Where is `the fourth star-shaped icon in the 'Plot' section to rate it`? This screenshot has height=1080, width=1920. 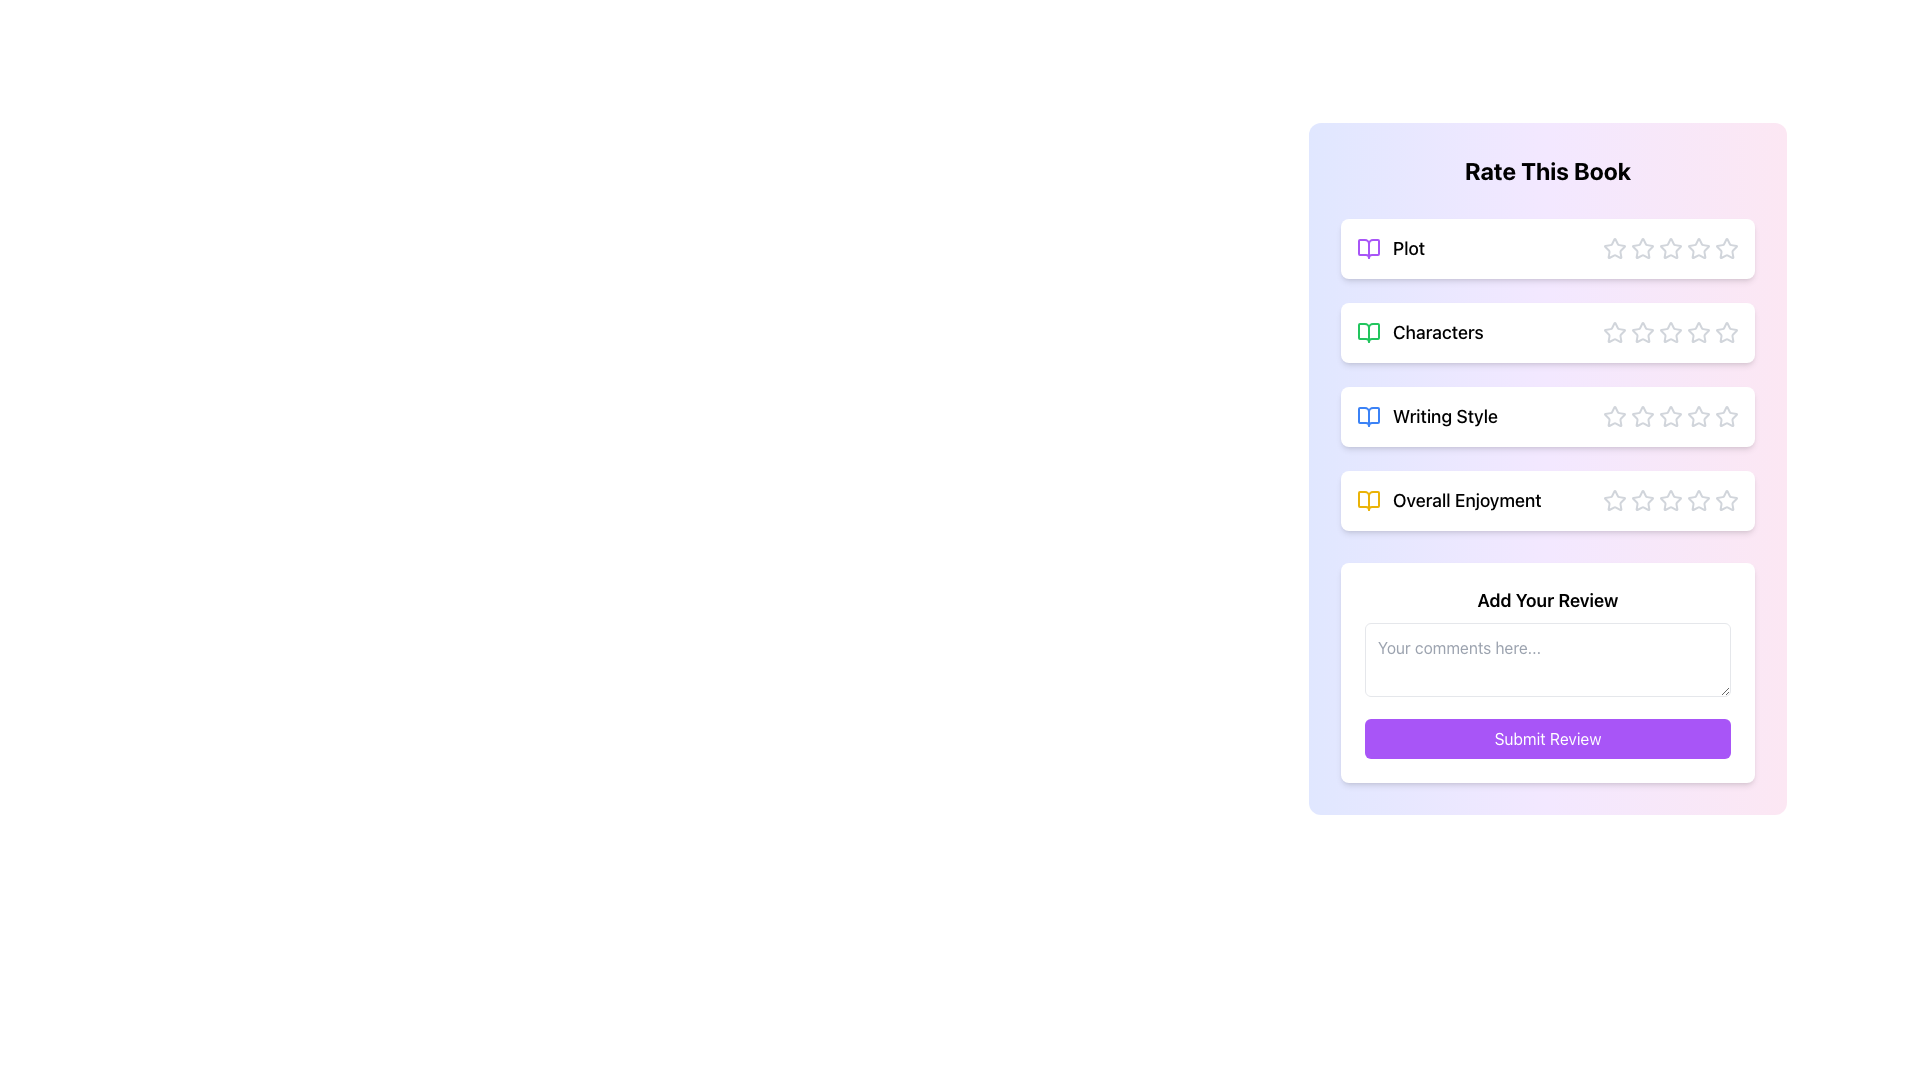 the fourth star-shaped icon in the 'Plot' section to rate it is located at coordinates (1697, 246).